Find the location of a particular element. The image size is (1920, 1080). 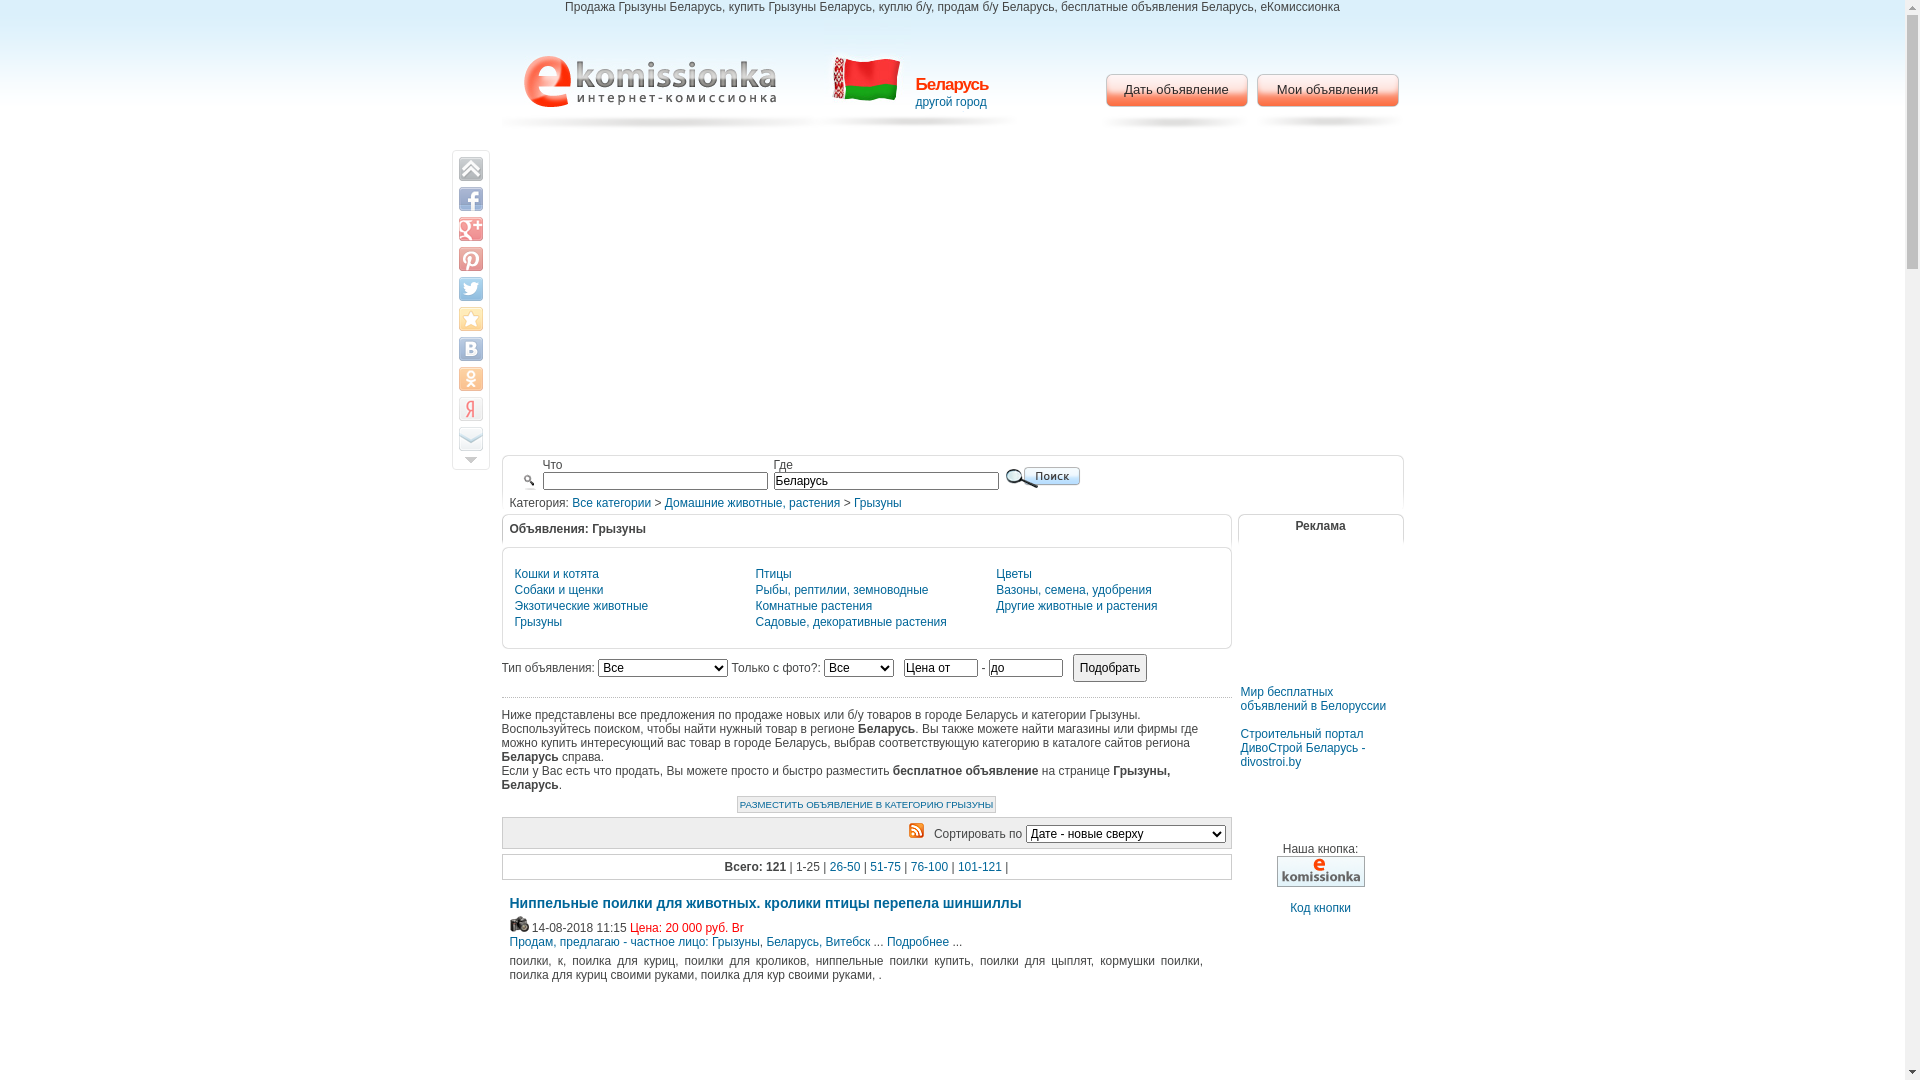

'Share on VK' is located at coordinates (469, 347).